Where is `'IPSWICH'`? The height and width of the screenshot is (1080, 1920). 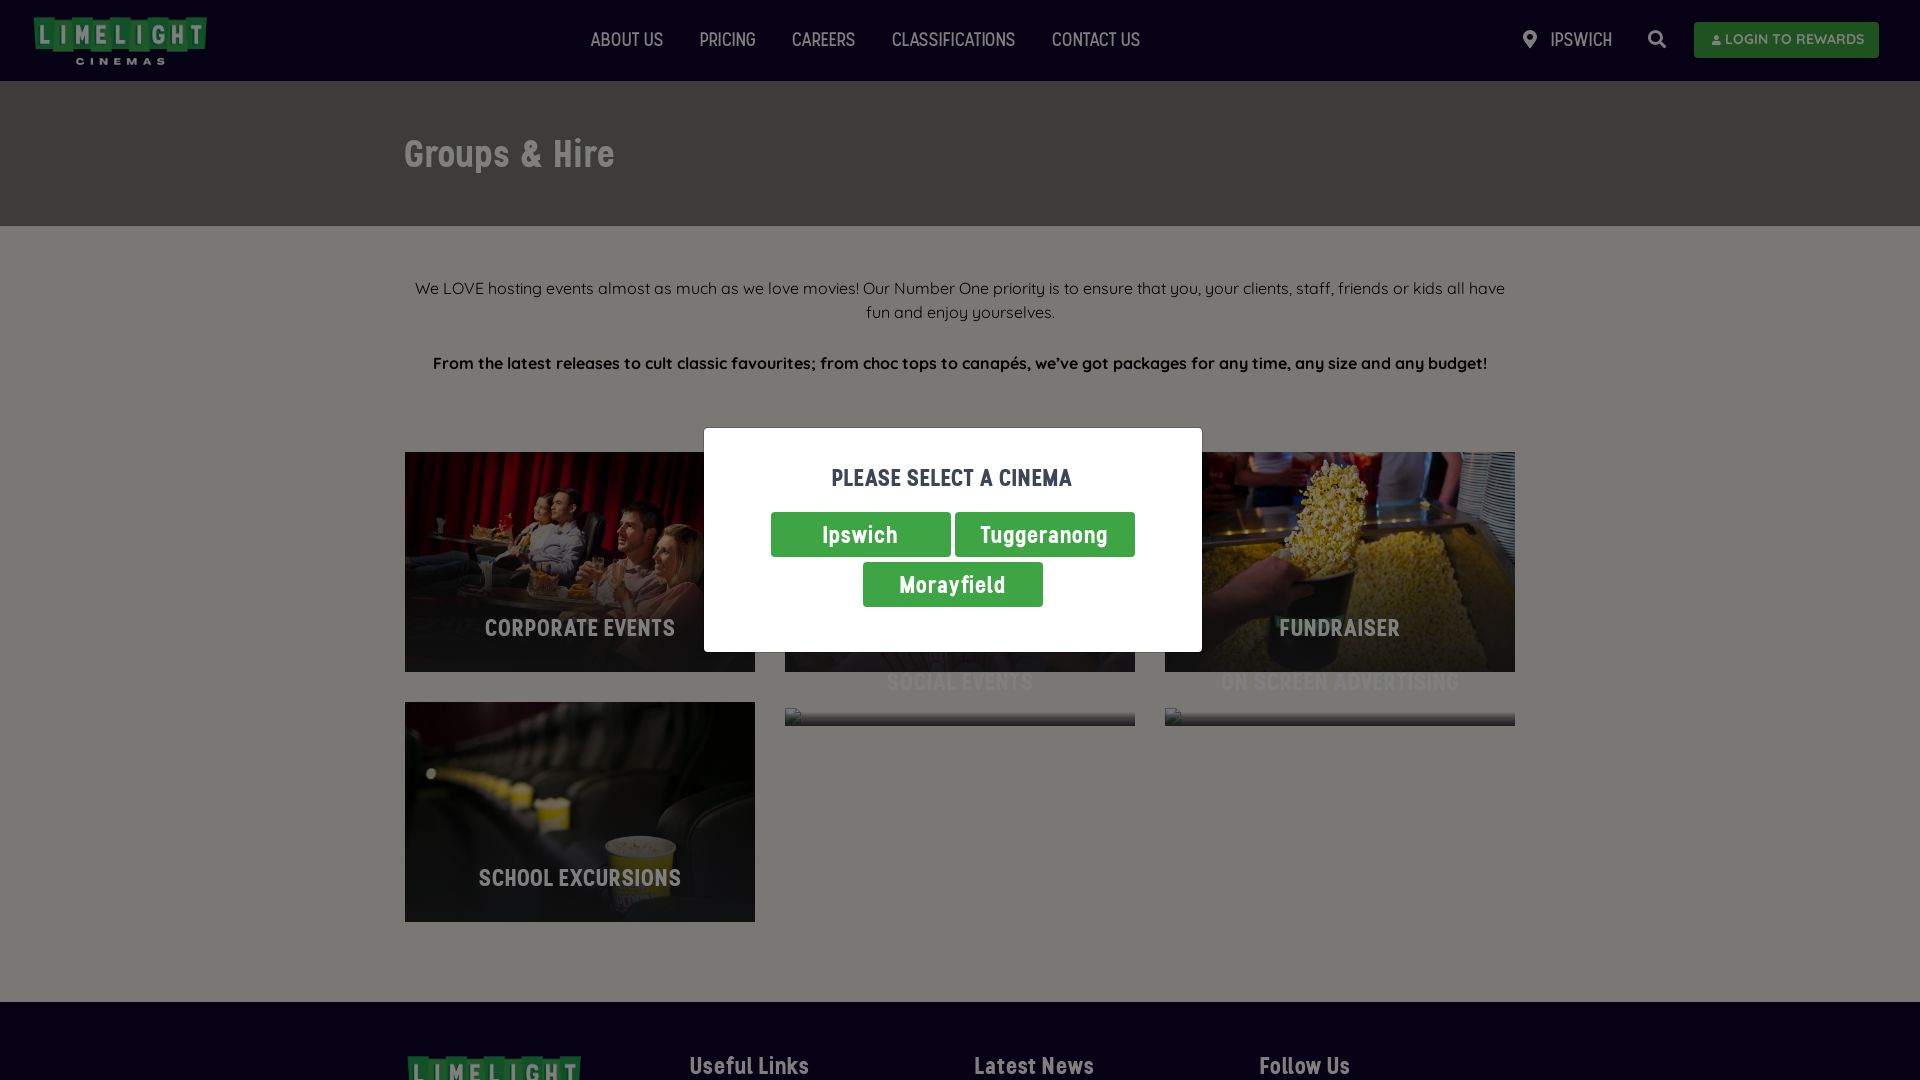 'IPSWICH' is located at coordinates (1566, 40).